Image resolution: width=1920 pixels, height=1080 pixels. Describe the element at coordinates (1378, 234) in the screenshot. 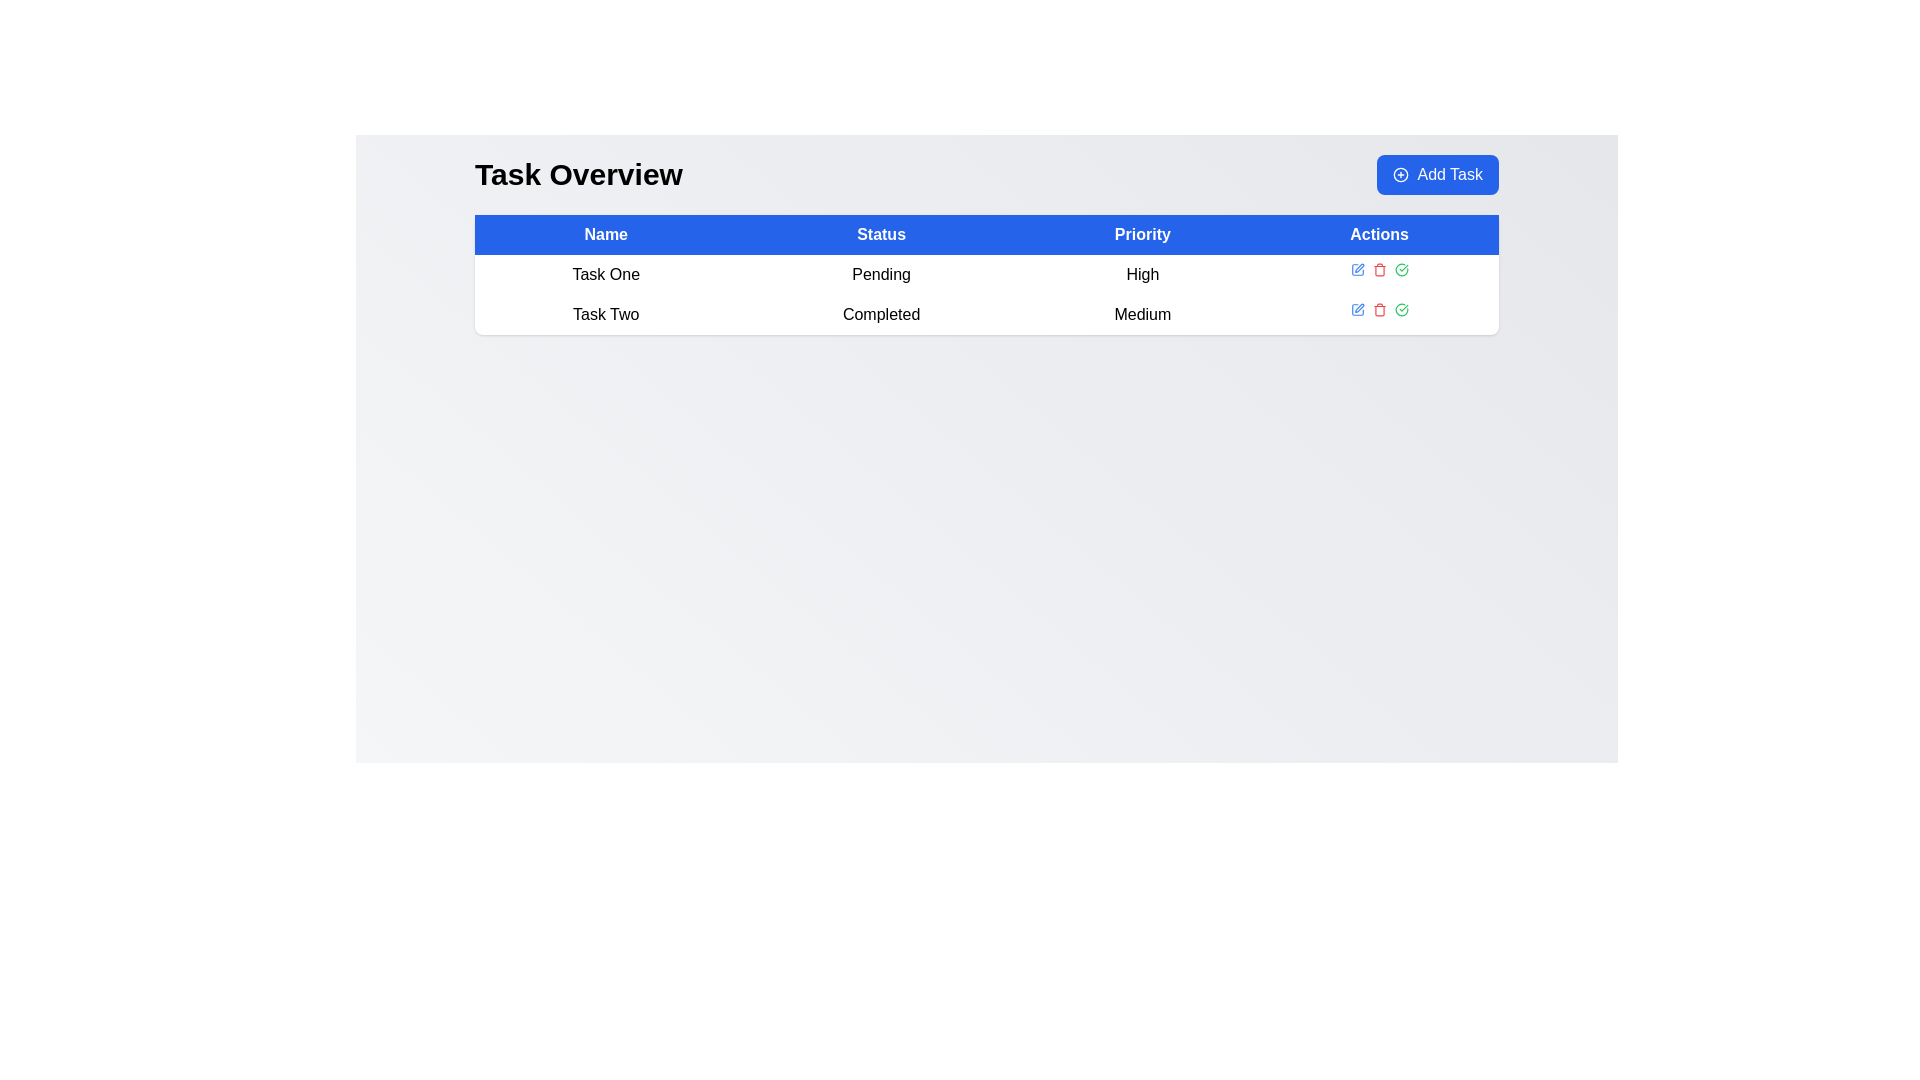

I see `the Table Header Cell labeled 'Actions', which is the fourth header cell in the top-right section of the table, featuring white capitalized text on a blue background` at that location.